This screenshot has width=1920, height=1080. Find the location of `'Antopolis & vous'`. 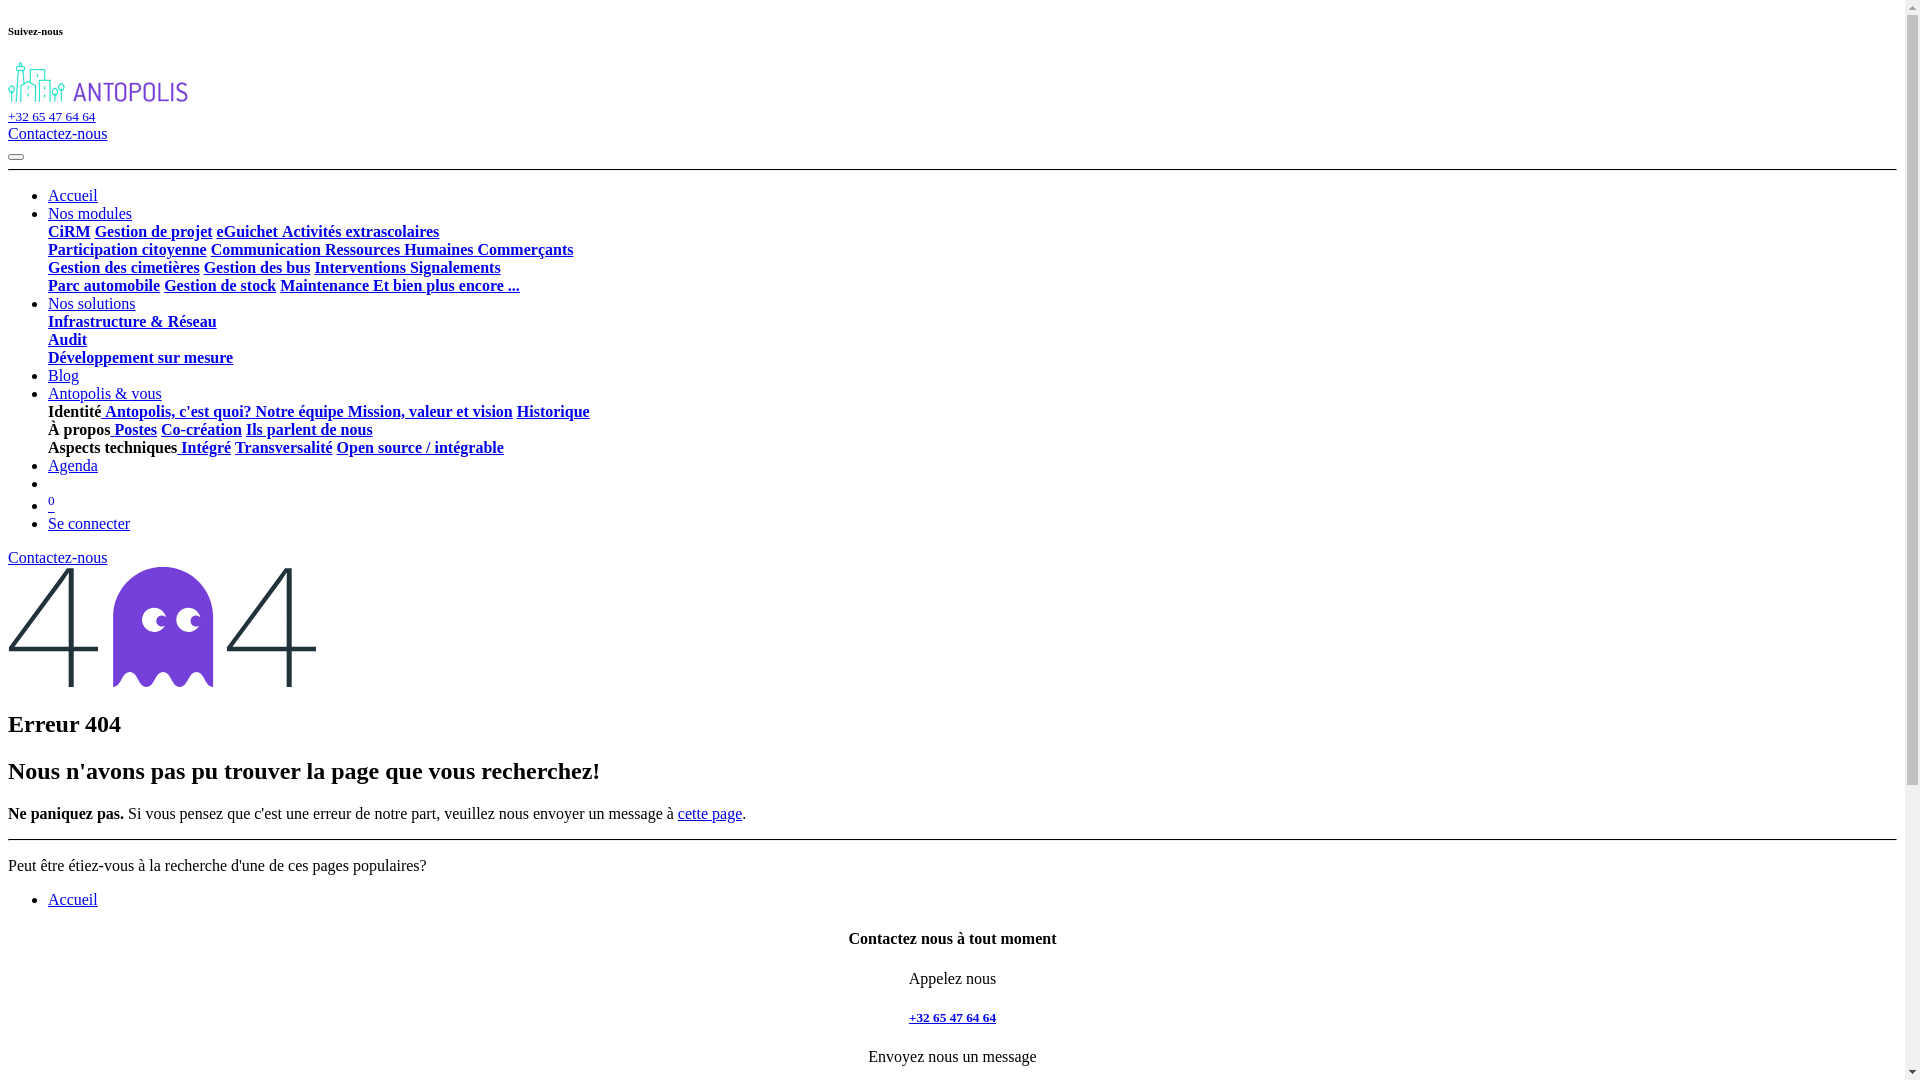

'Antopolis & vous' is located at coordinates (104, 393).